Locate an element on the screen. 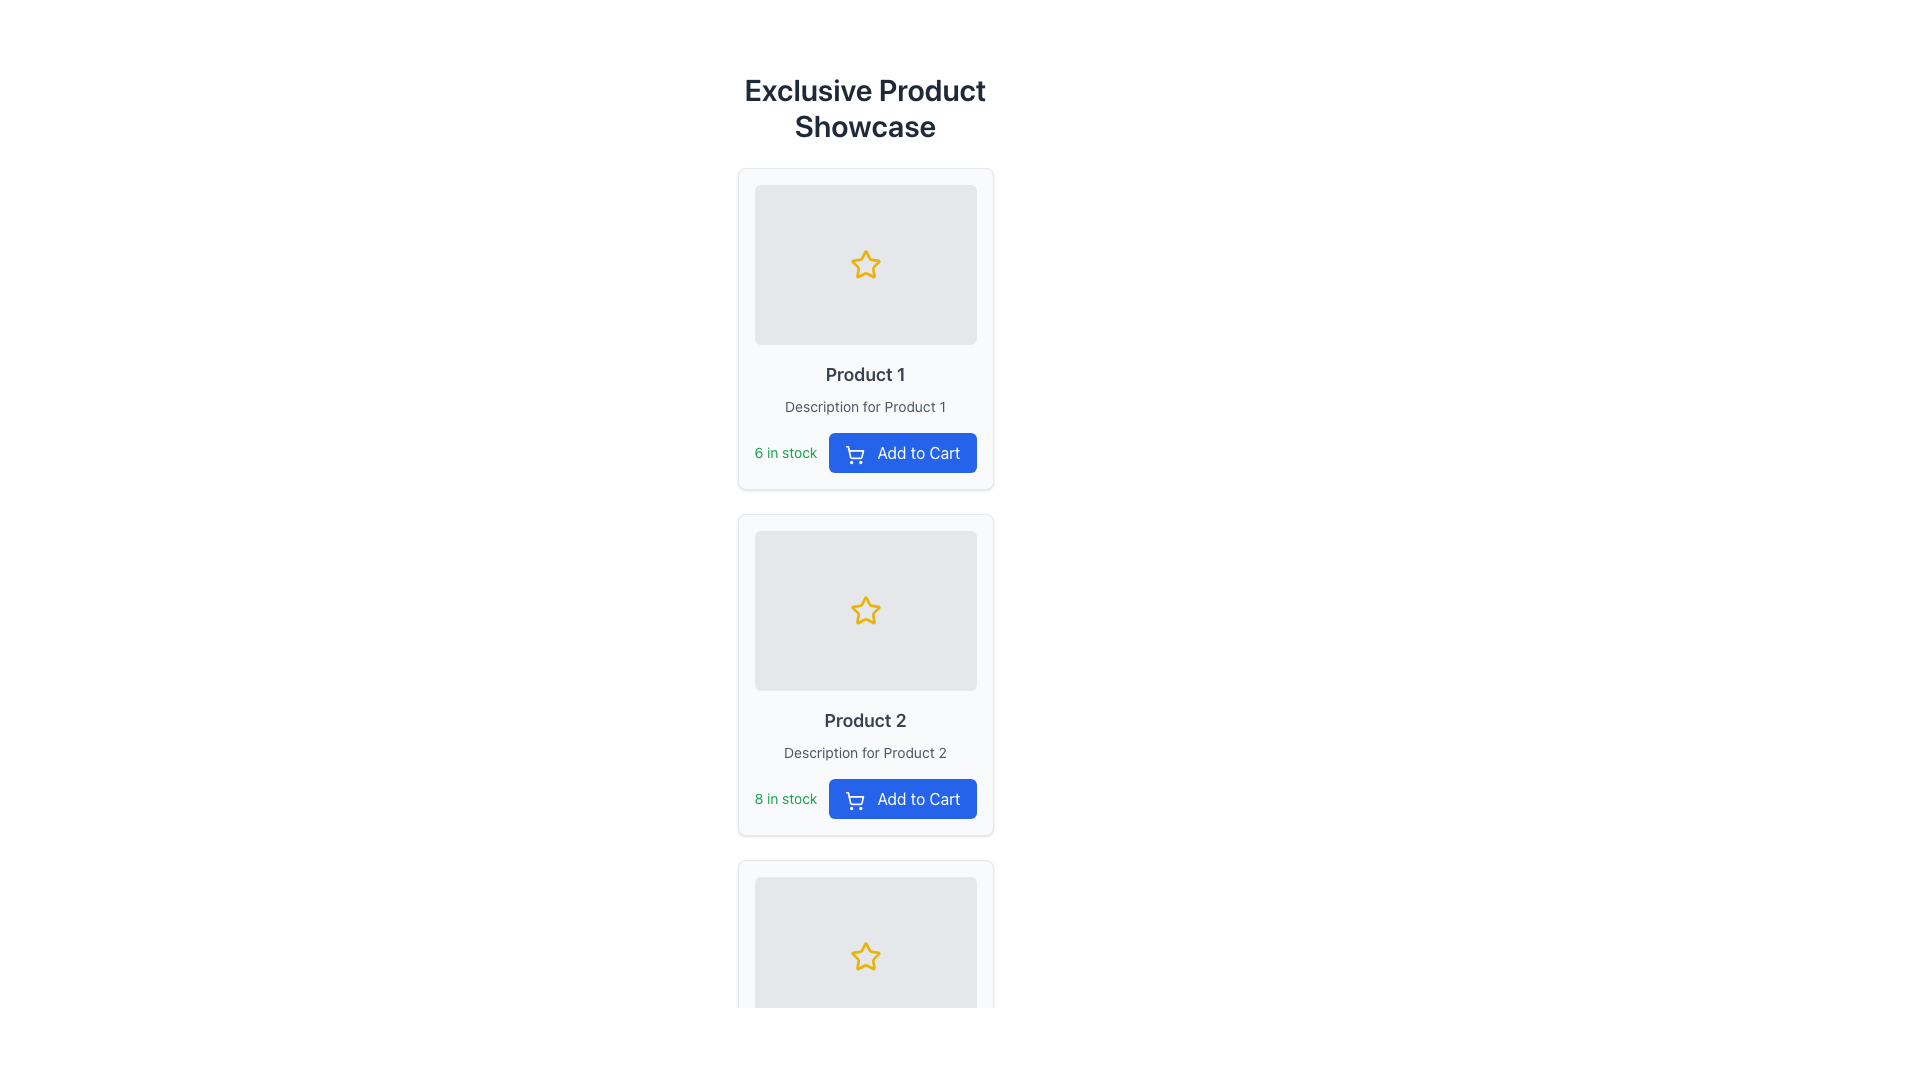  the star icon with a yellow outline located within the third product card, positioned below the text description for Product 2 is located at coordinates (864, 955).